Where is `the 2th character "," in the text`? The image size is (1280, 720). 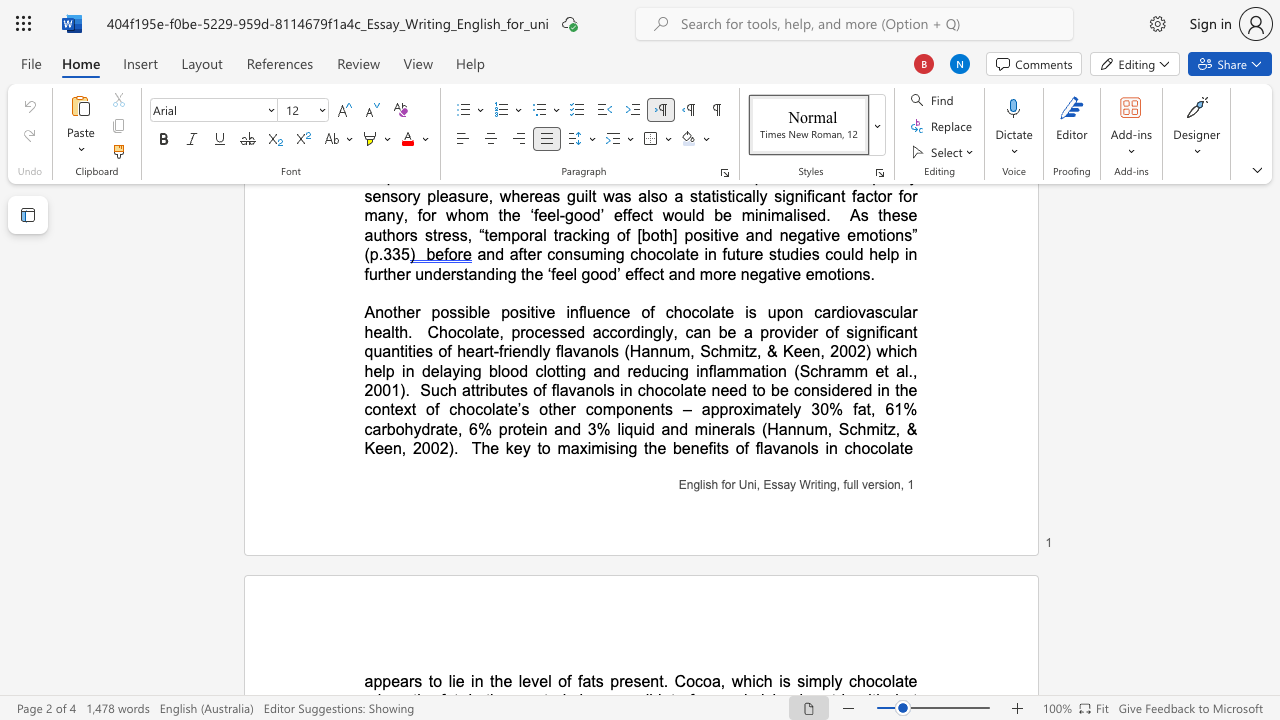
the 2th character "," in the text is located at coordinates (403, 447).